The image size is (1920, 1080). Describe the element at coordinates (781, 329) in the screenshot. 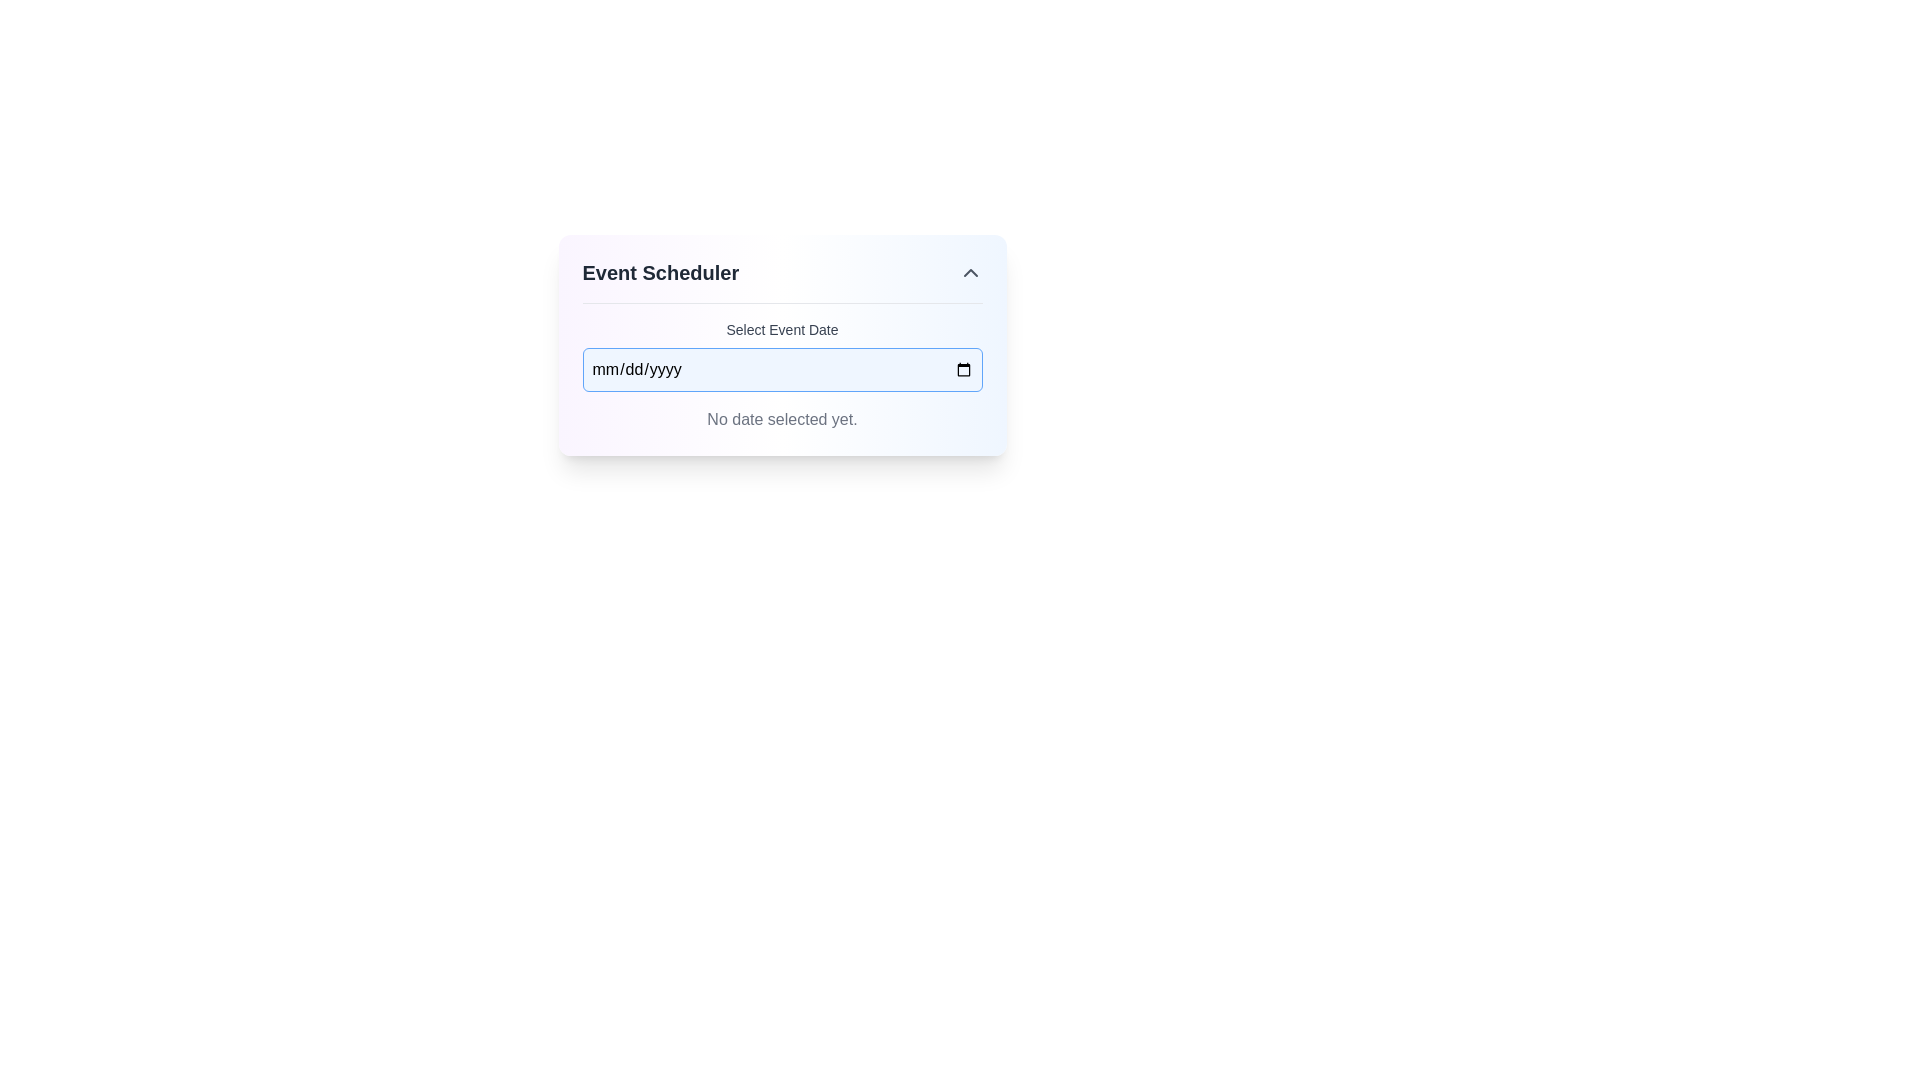

I see `the label that serves as a description for the date input field in the Event Scheduler` at that location.